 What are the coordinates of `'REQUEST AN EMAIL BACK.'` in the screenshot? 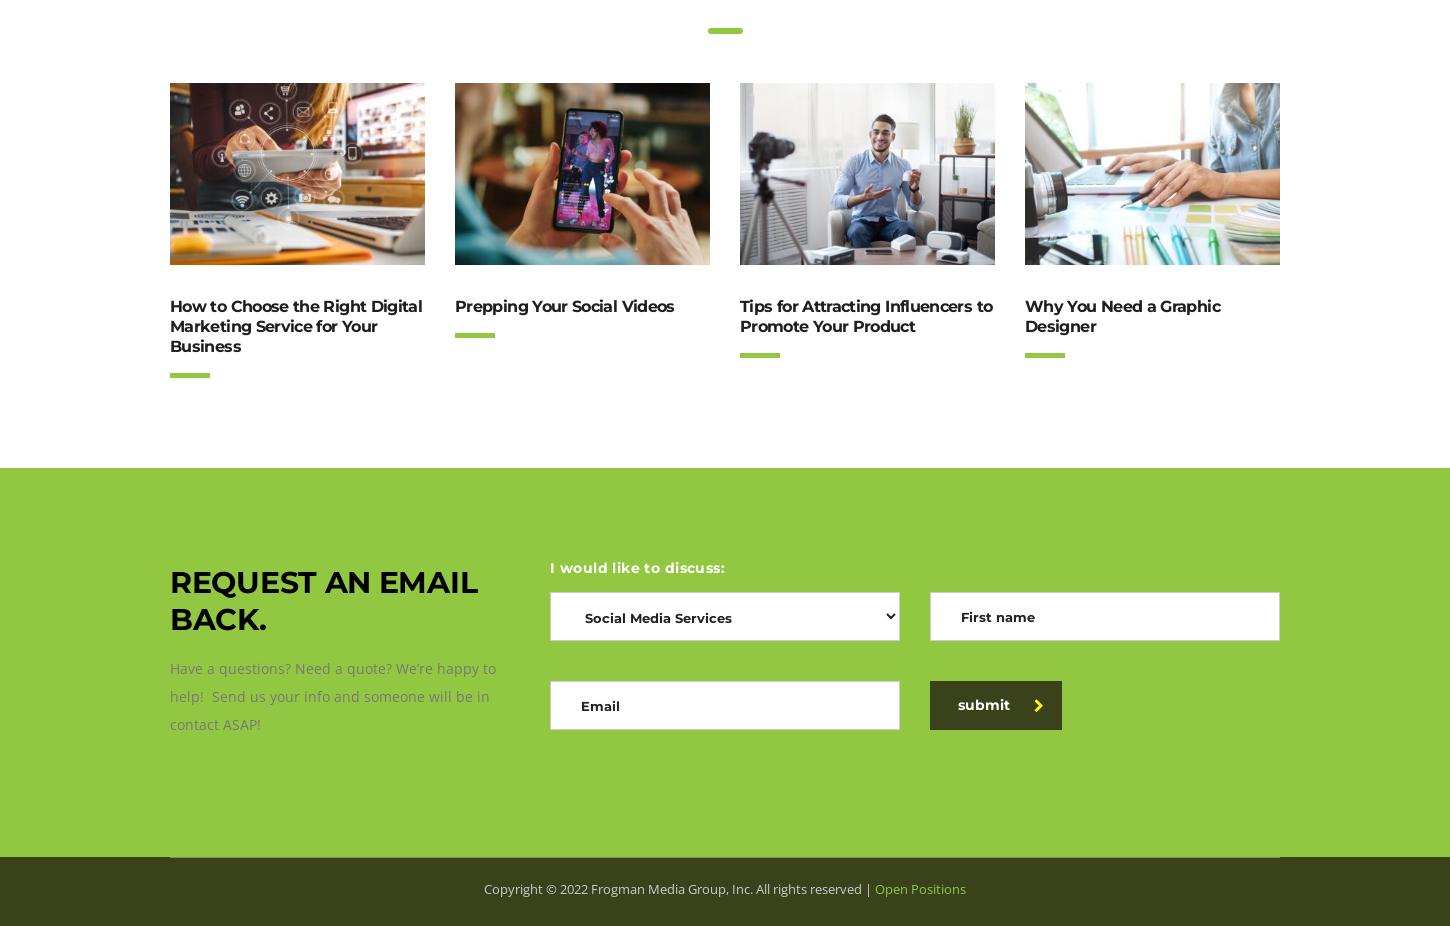 It's located at (168, 599).